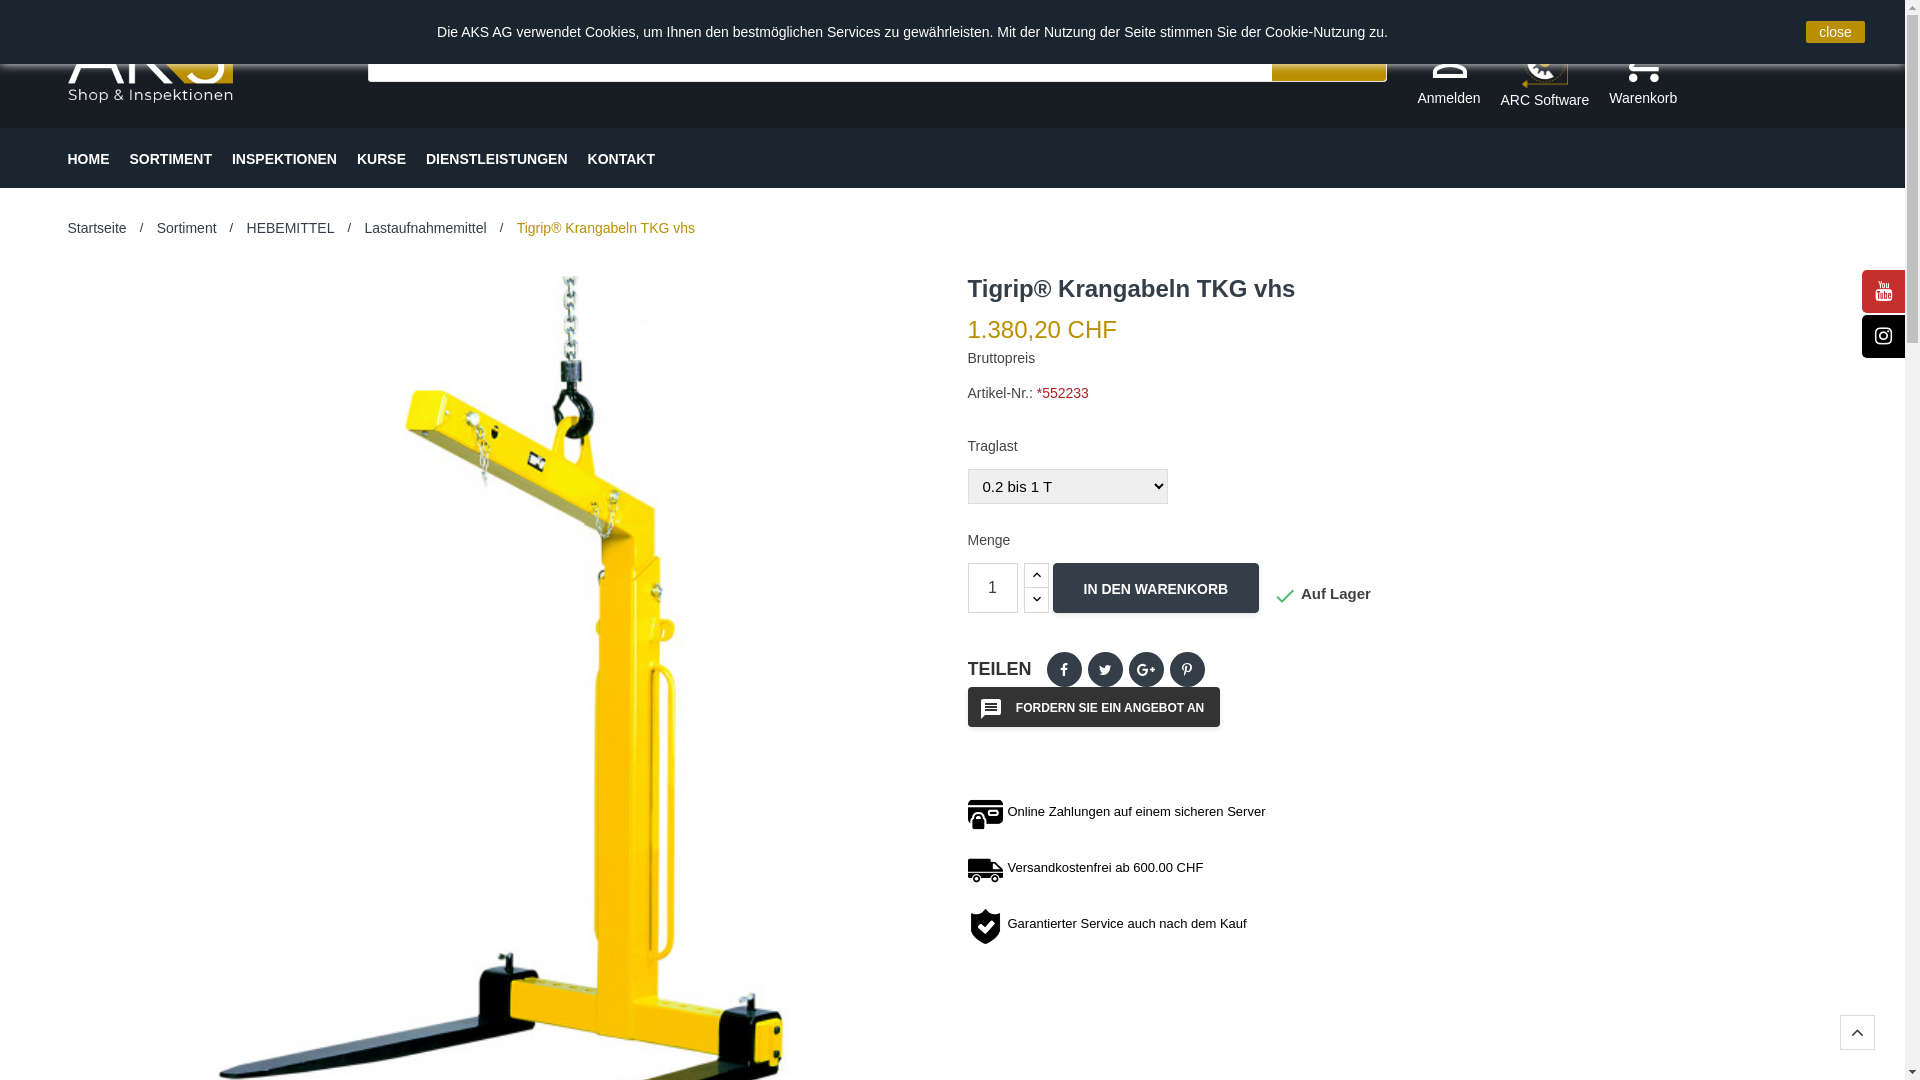 The width and height of the screenshot is (1920, 1080). What do you see at coordinates (1882, 291) in the screenshot?
I see `'YouTube'` at bounding box center [1882, 291].